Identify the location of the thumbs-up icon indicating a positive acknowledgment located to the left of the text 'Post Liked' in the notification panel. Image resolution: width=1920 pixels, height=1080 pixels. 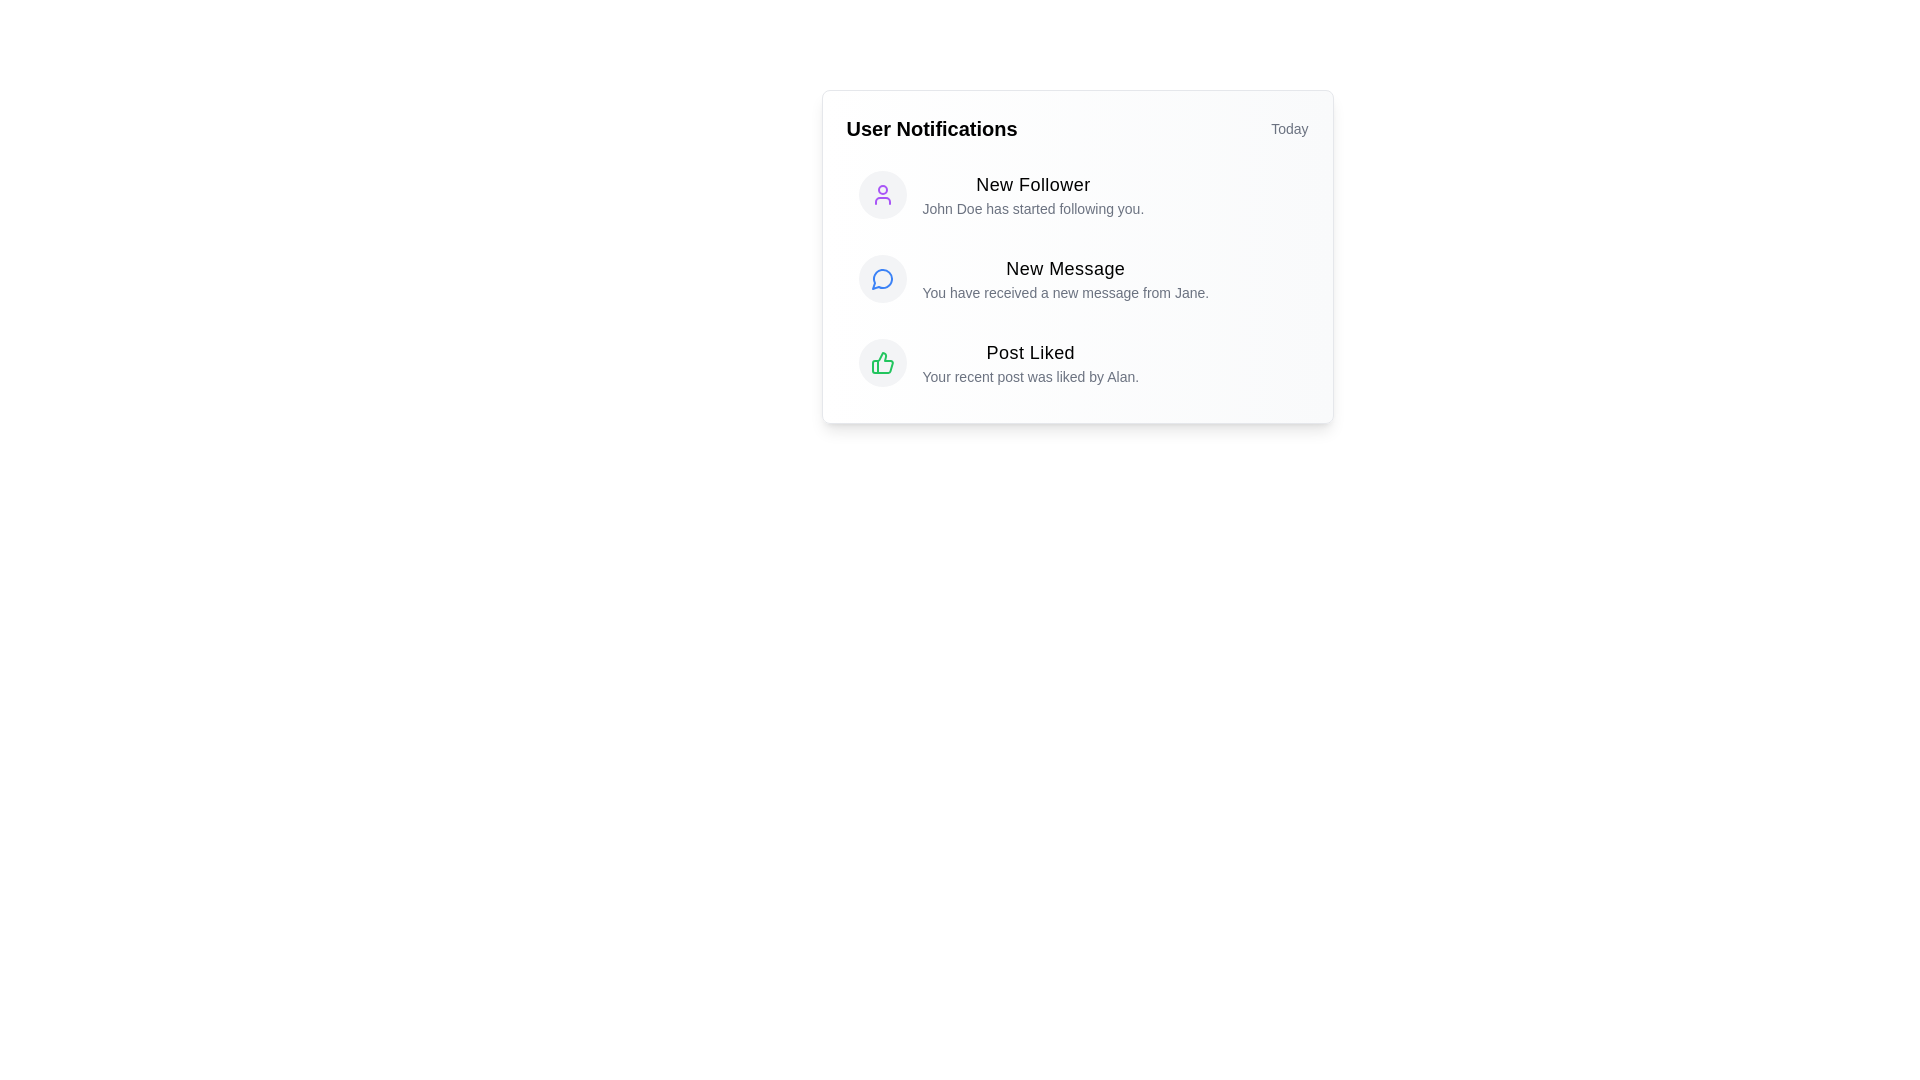
(881, 362).